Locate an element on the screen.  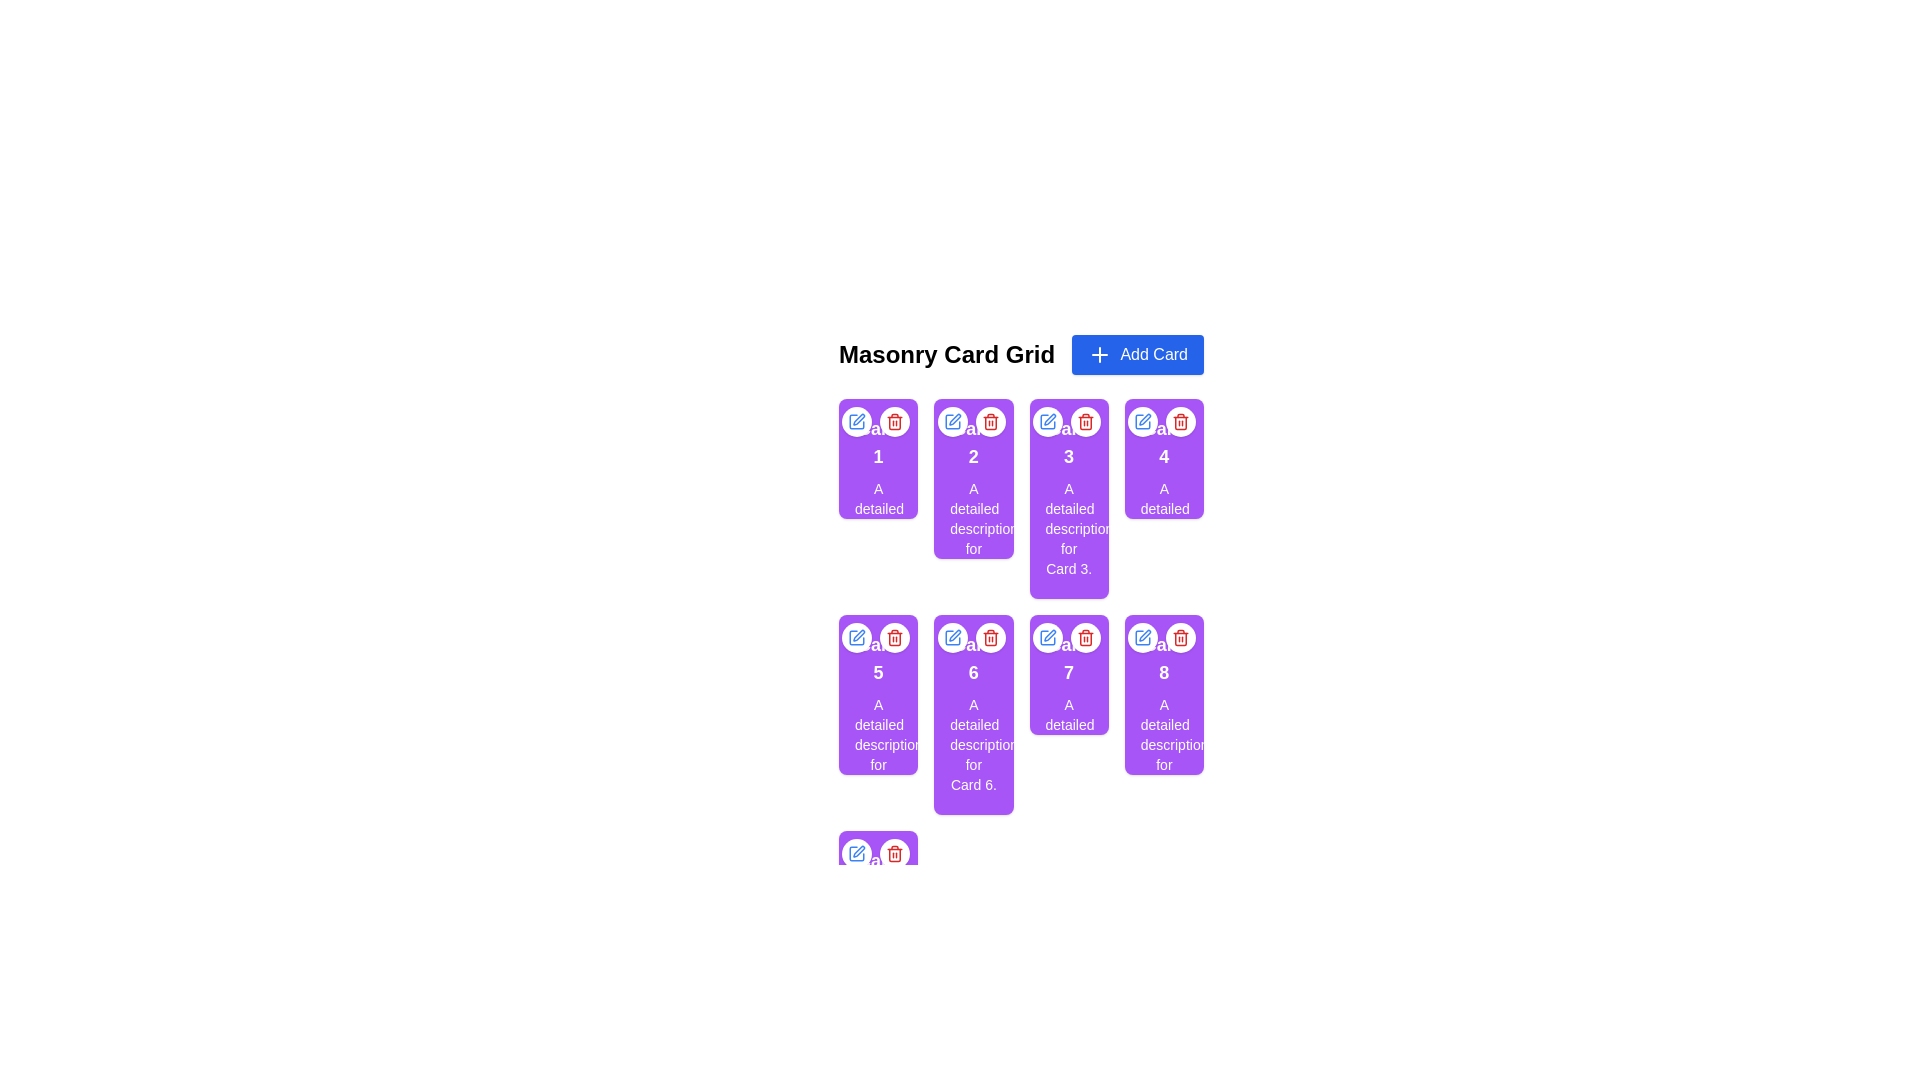
the edit icon (pen) located in the top-left region of card number '1' to initiate the edit function is located at coordinates (1048, 635).